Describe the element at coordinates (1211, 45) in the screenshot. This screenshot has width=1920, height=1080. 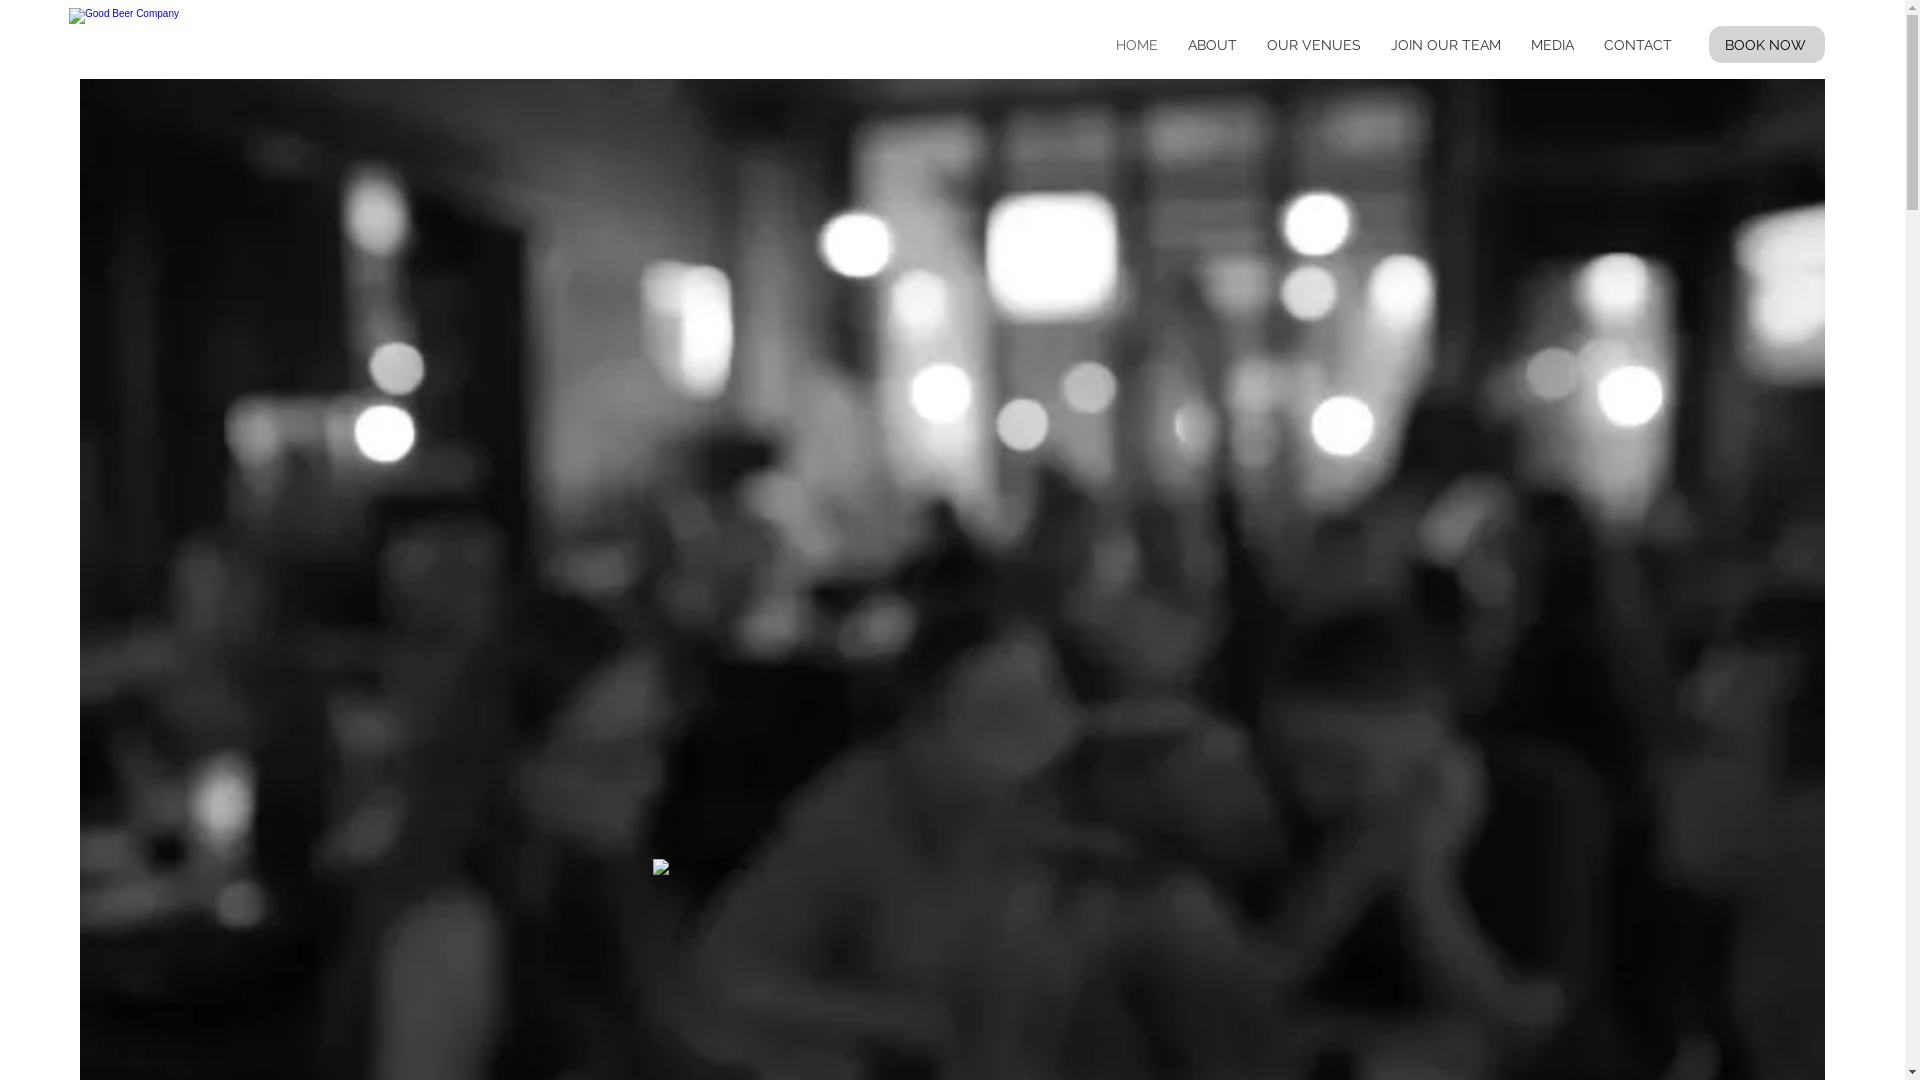
I see `'ABOUT'` at that location.